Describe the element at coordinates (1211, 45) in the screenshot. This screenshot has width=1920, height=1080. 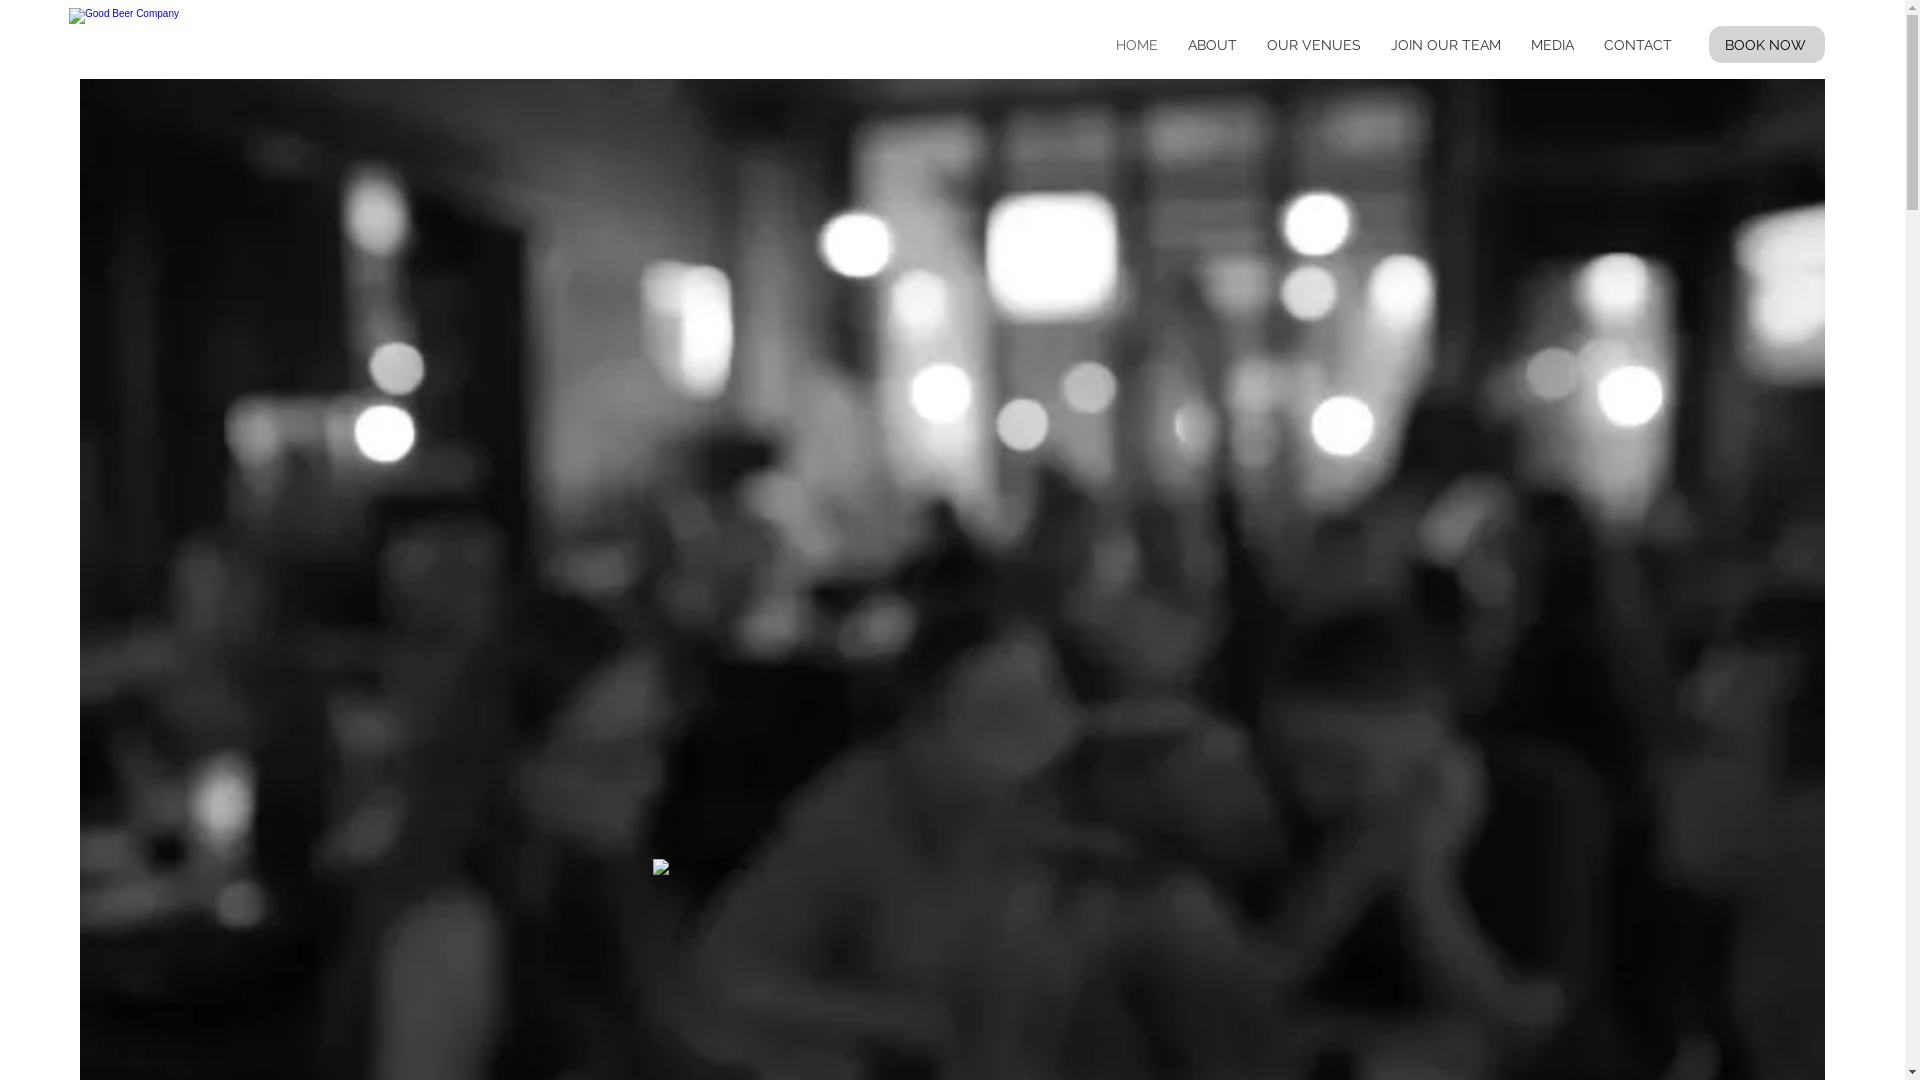
I see `'ABOUT'` at that location.